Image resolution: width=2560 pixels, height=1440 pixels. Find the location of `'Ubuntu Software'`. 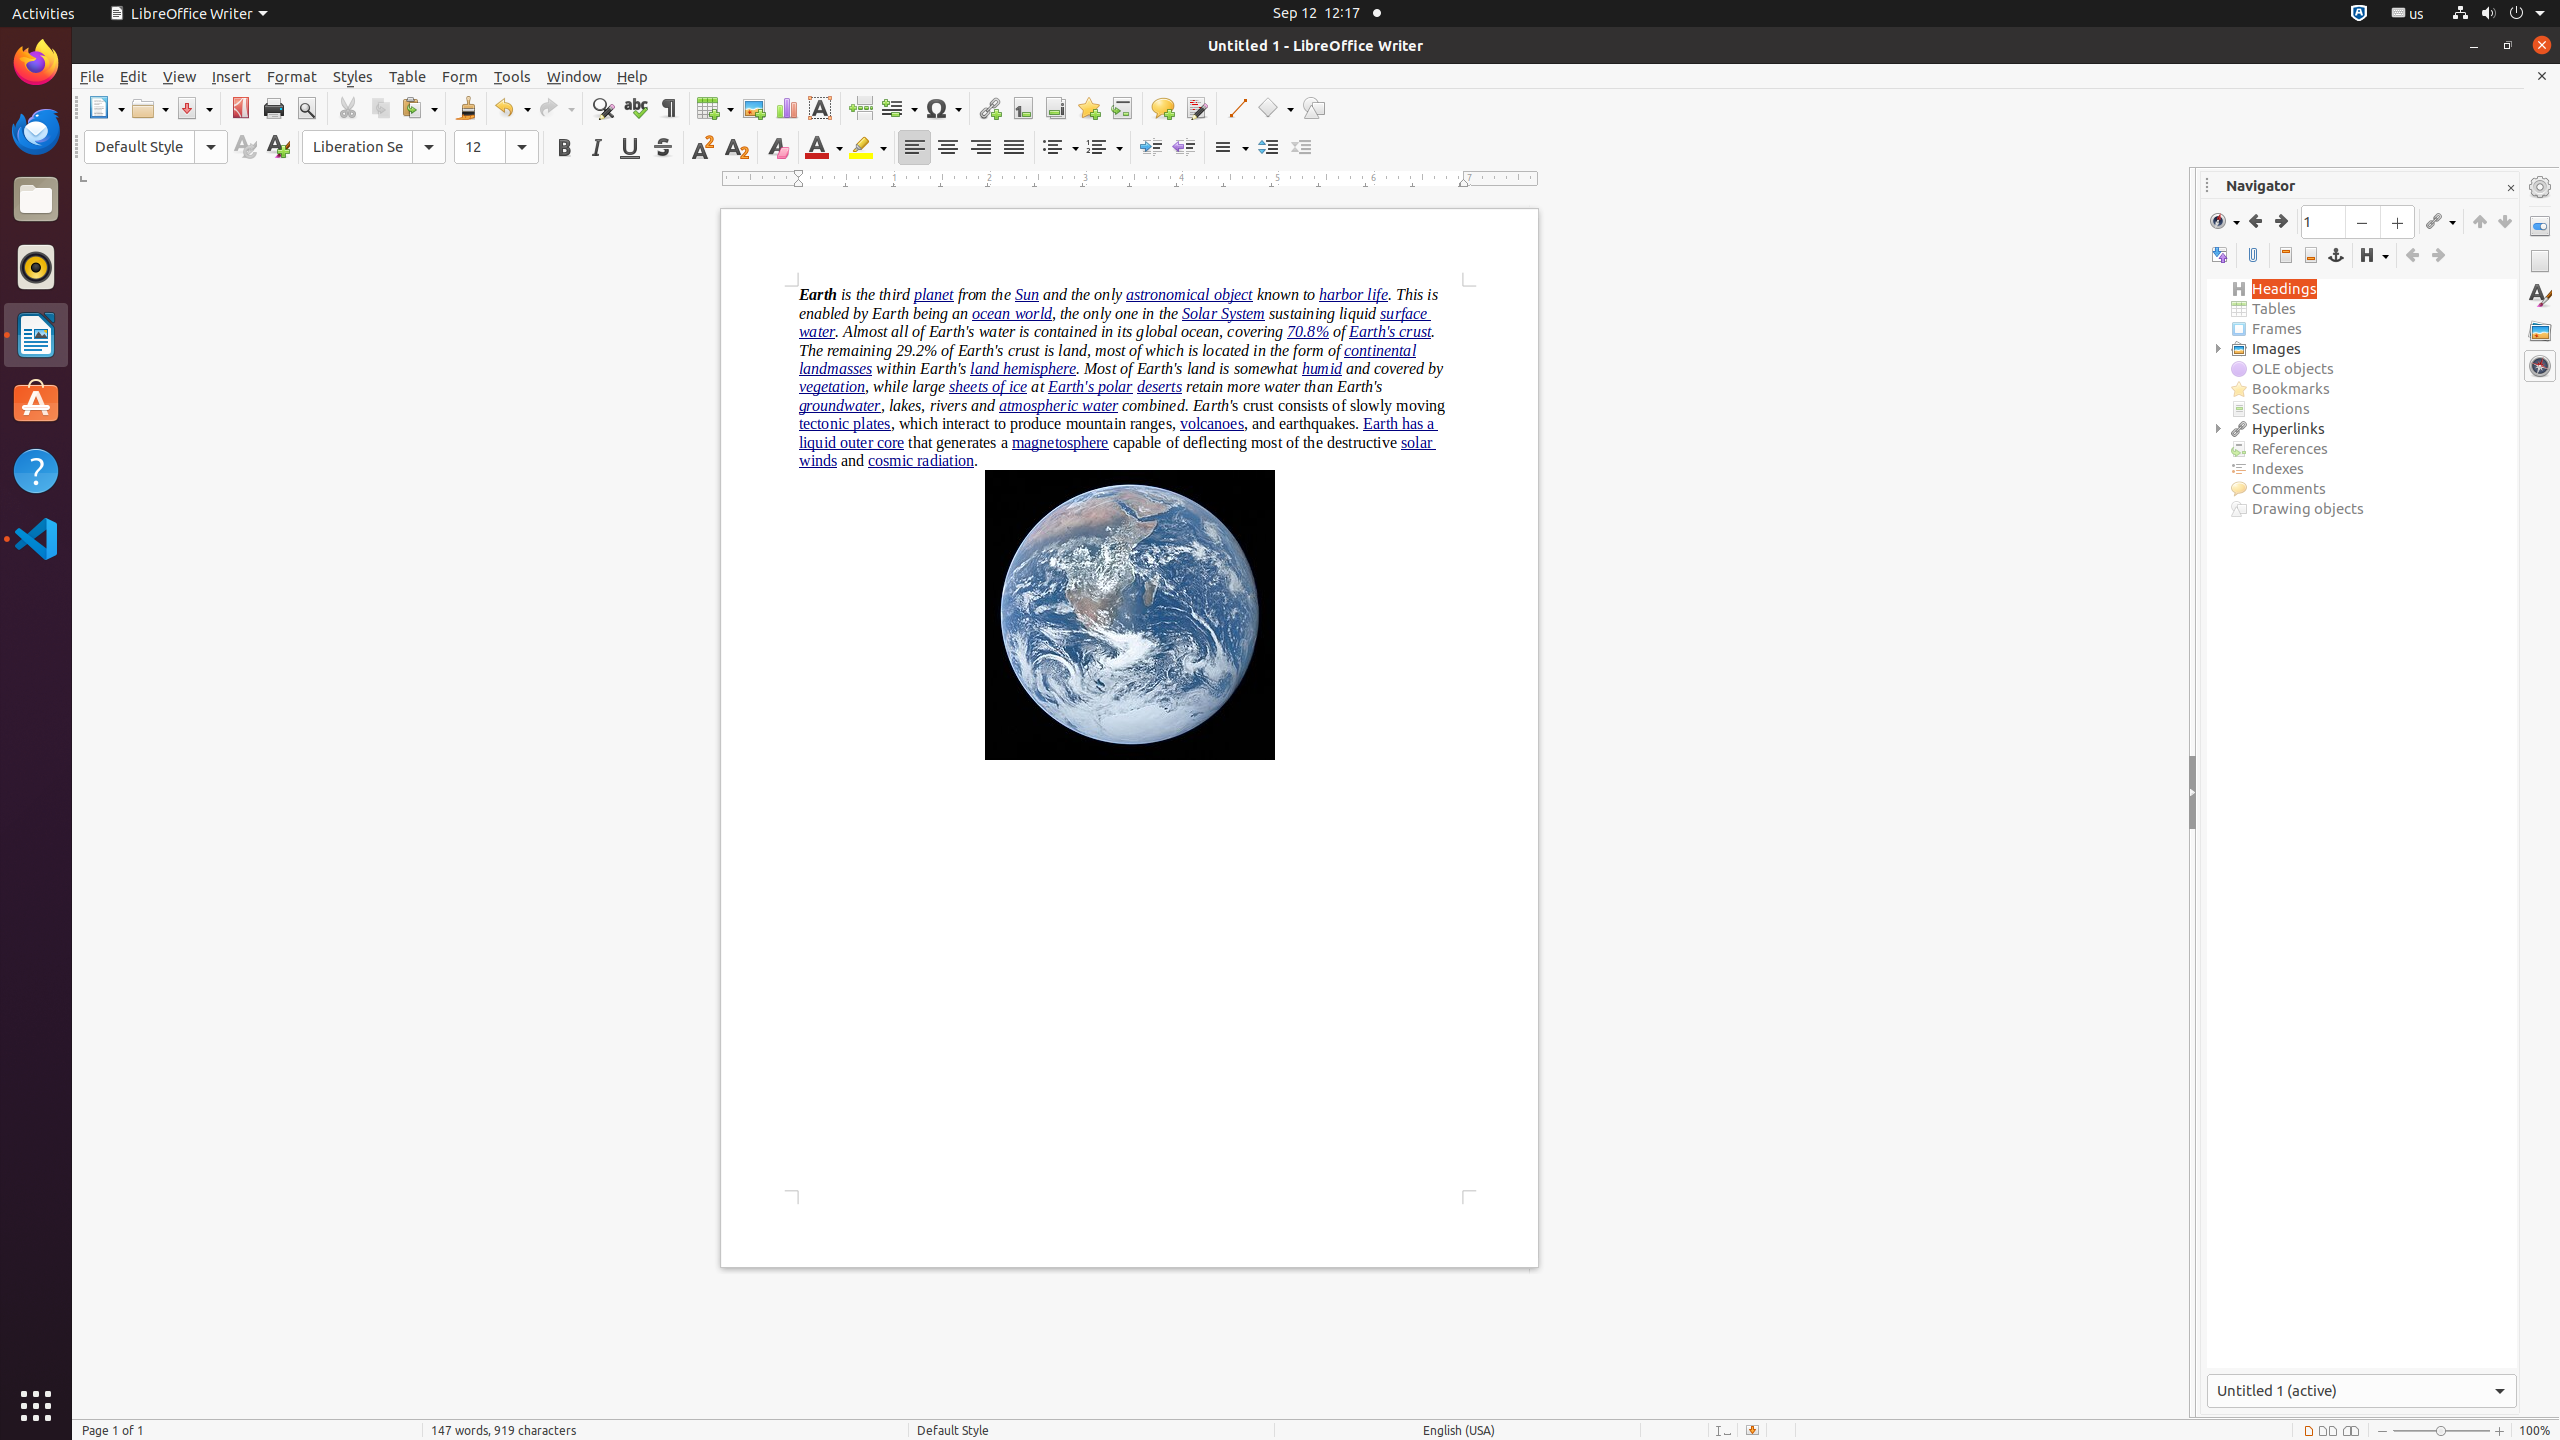

'Ubuntu Software' is located at coordinates (36, 402).